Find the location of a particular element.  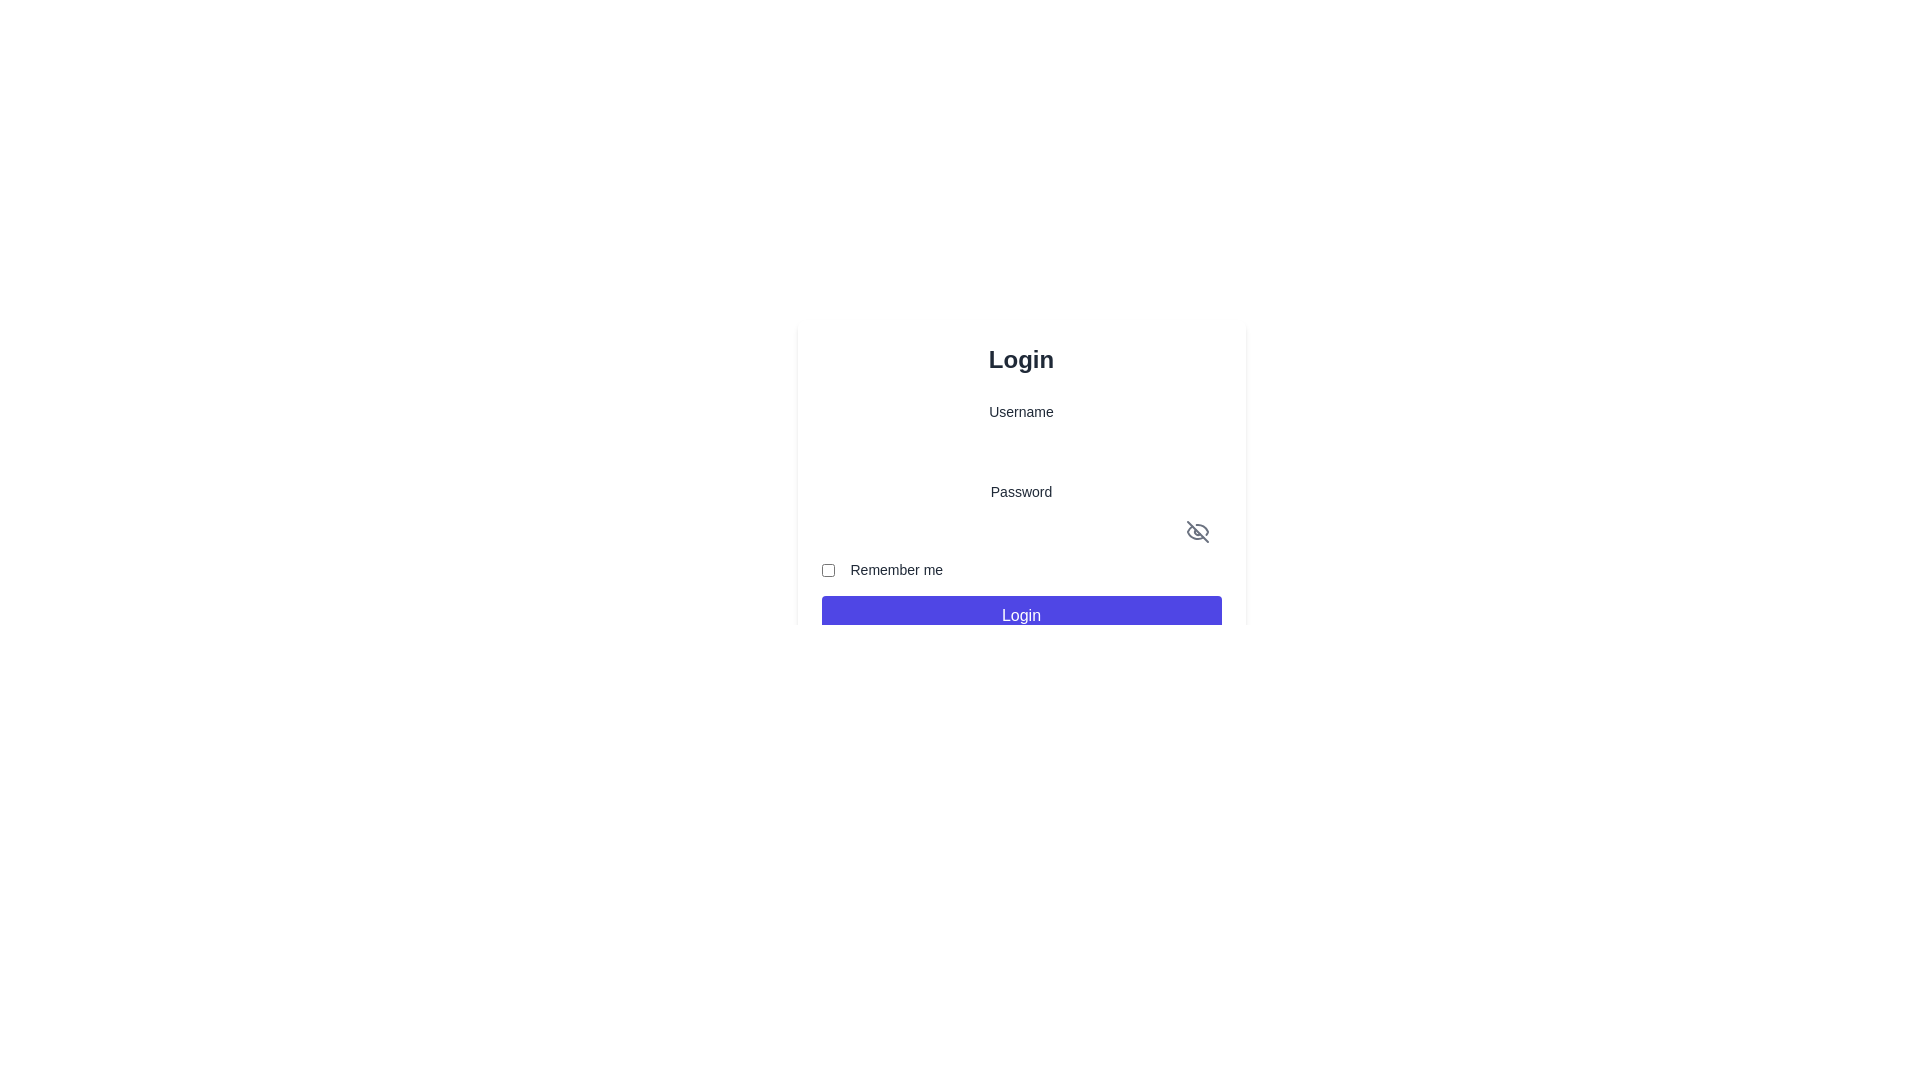

the 'Password' label text element, which is displayed in a medium bold font and positioned above the password input field is located at coordinates (1021, 492).